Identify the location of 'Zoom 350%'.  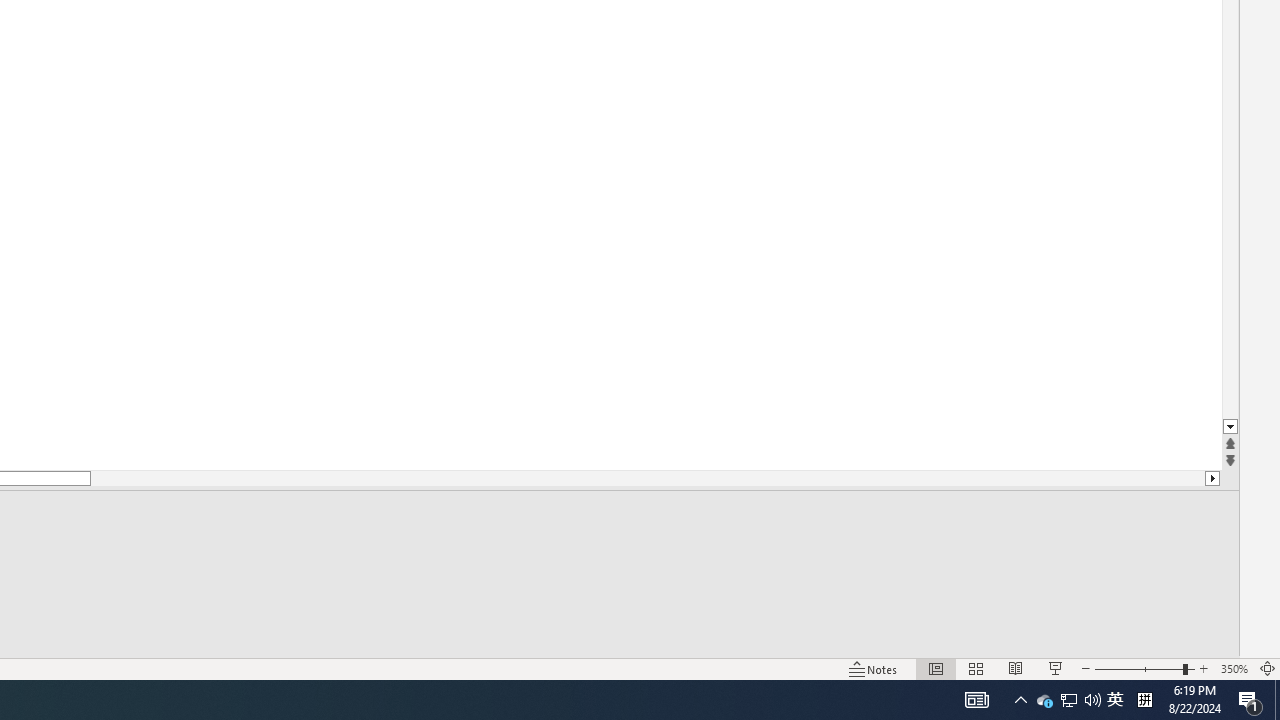
(1233, 669).